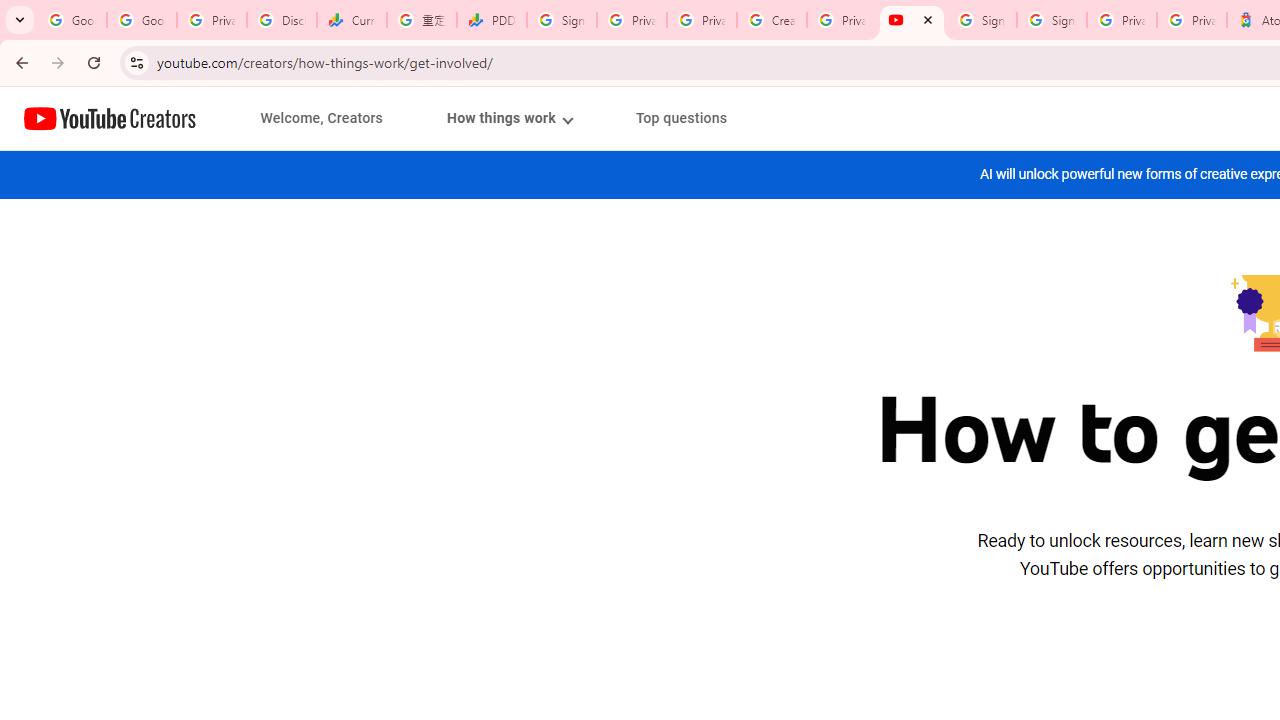 The width and height of the screenshot is (1280, 720). Describe the element at coordinates (72, 20) in the screenshot. I see `'Google Workspace Admin Community'` at that location.